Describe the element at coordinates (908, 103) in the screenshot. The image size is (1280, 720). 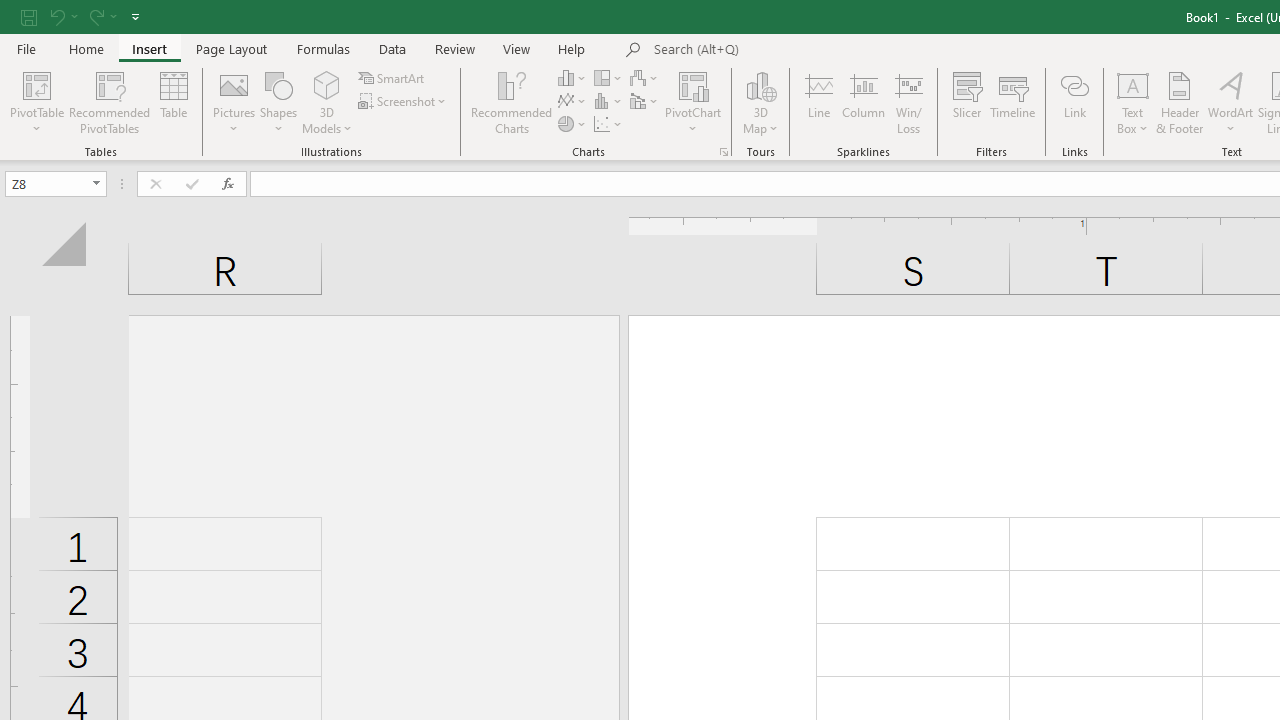
I see `'Win/Loss'` at that location.